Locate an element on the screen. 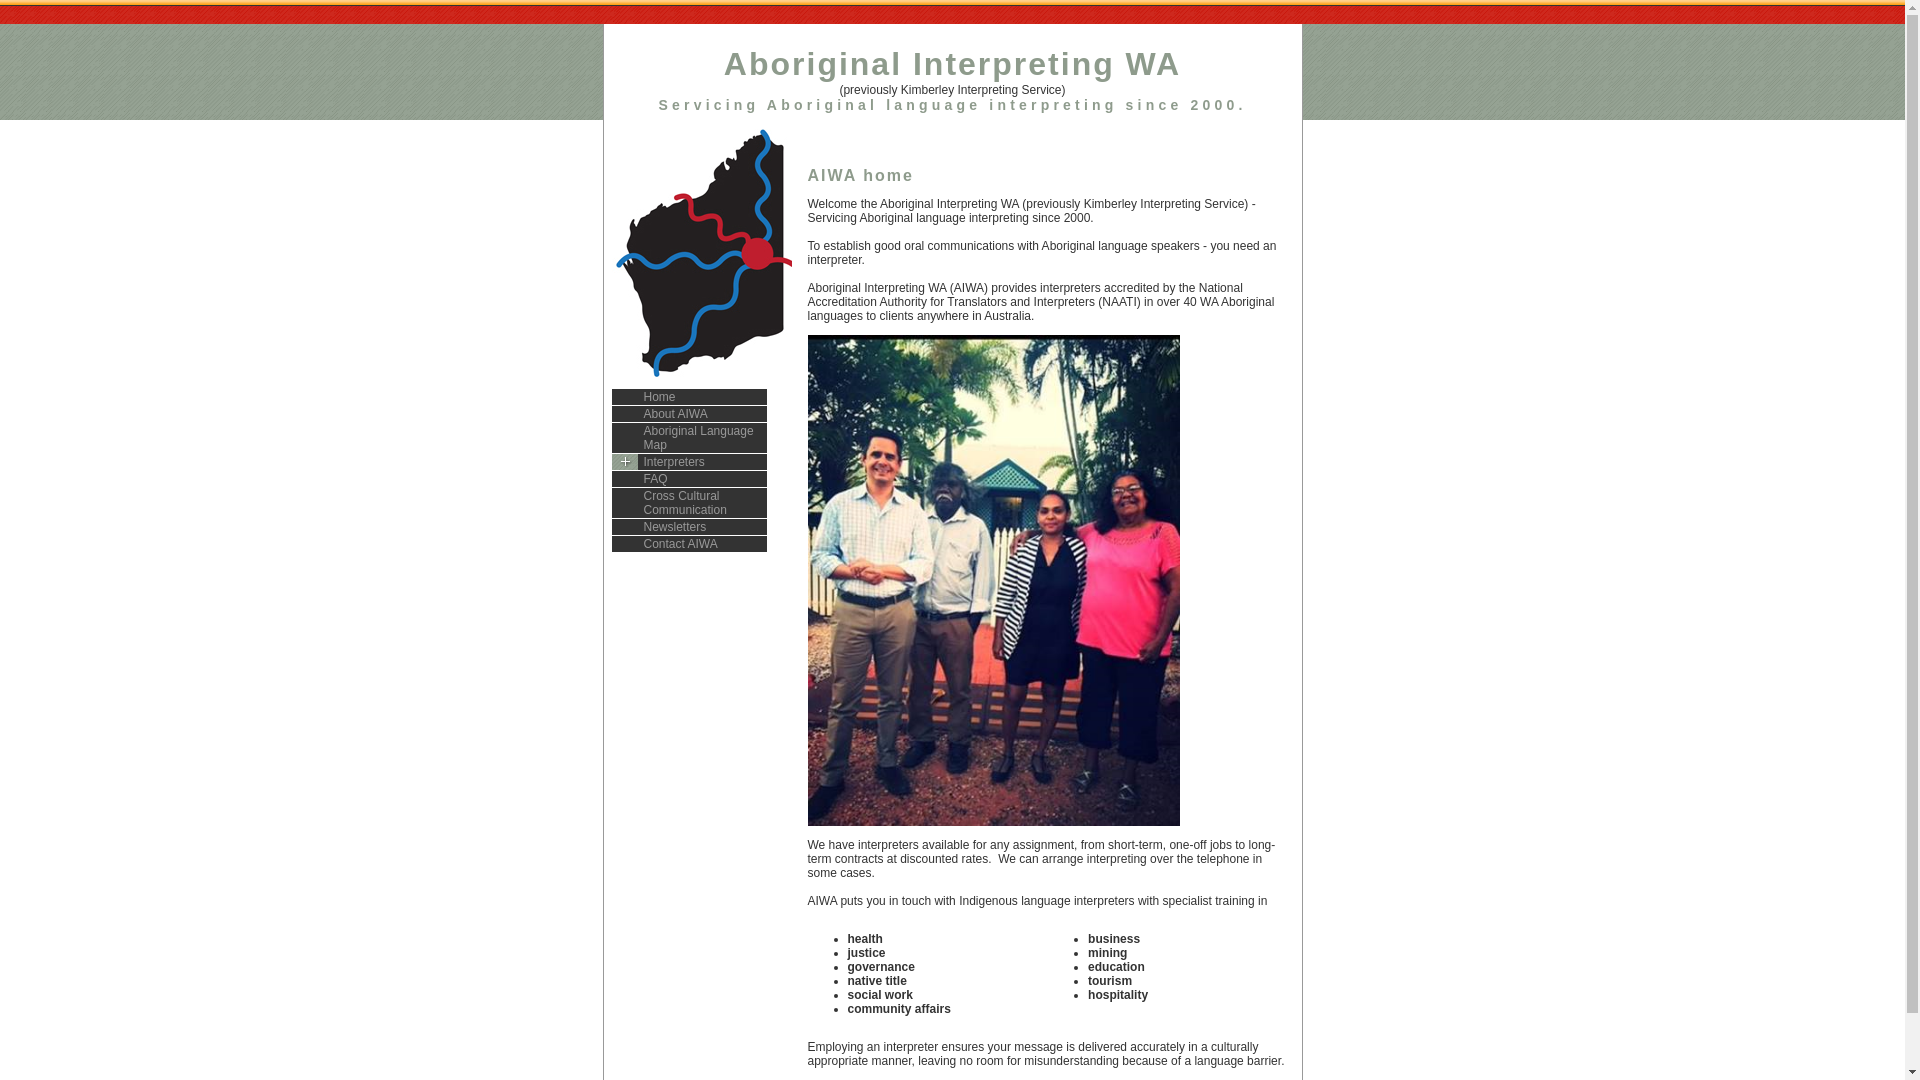 This screenshot has width=1920, height=1080. 'Contact AIWA' is located at coordinates (689, 544).